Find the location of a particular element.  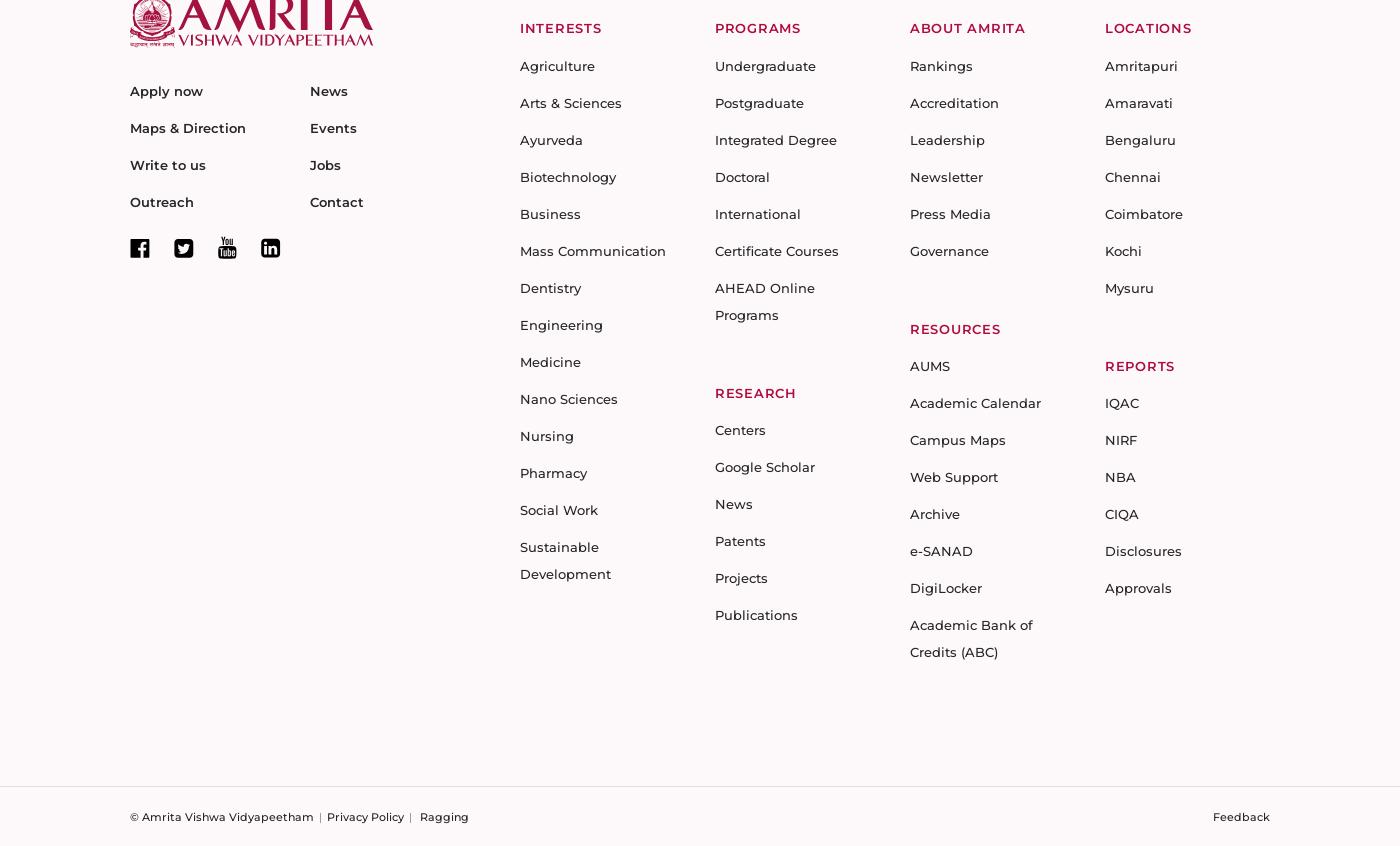

'International' is located at coordinates (757, 213).